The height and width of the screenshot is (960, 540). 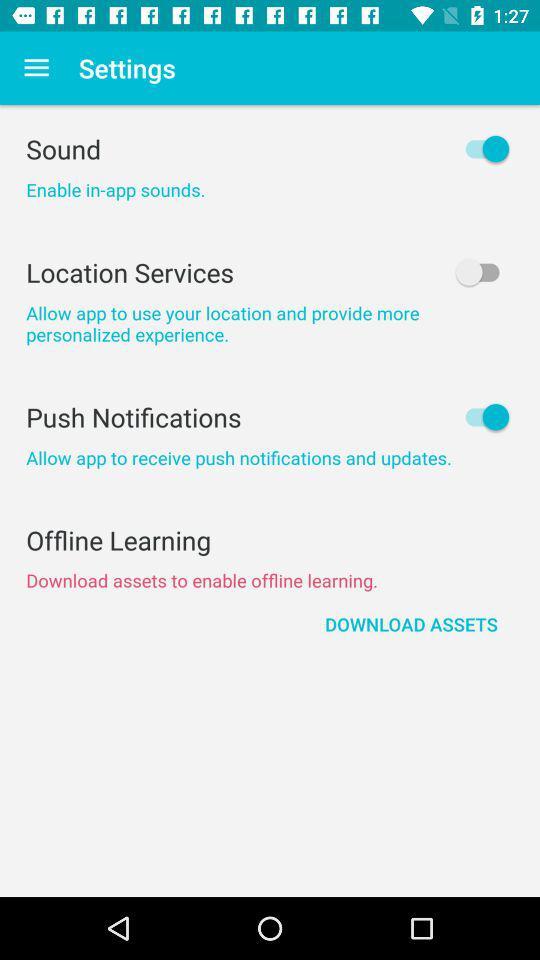 What do you see at coordinates (270, 148) in the screenshot?
I see `the sound icon` at bounding box center [270, 148].